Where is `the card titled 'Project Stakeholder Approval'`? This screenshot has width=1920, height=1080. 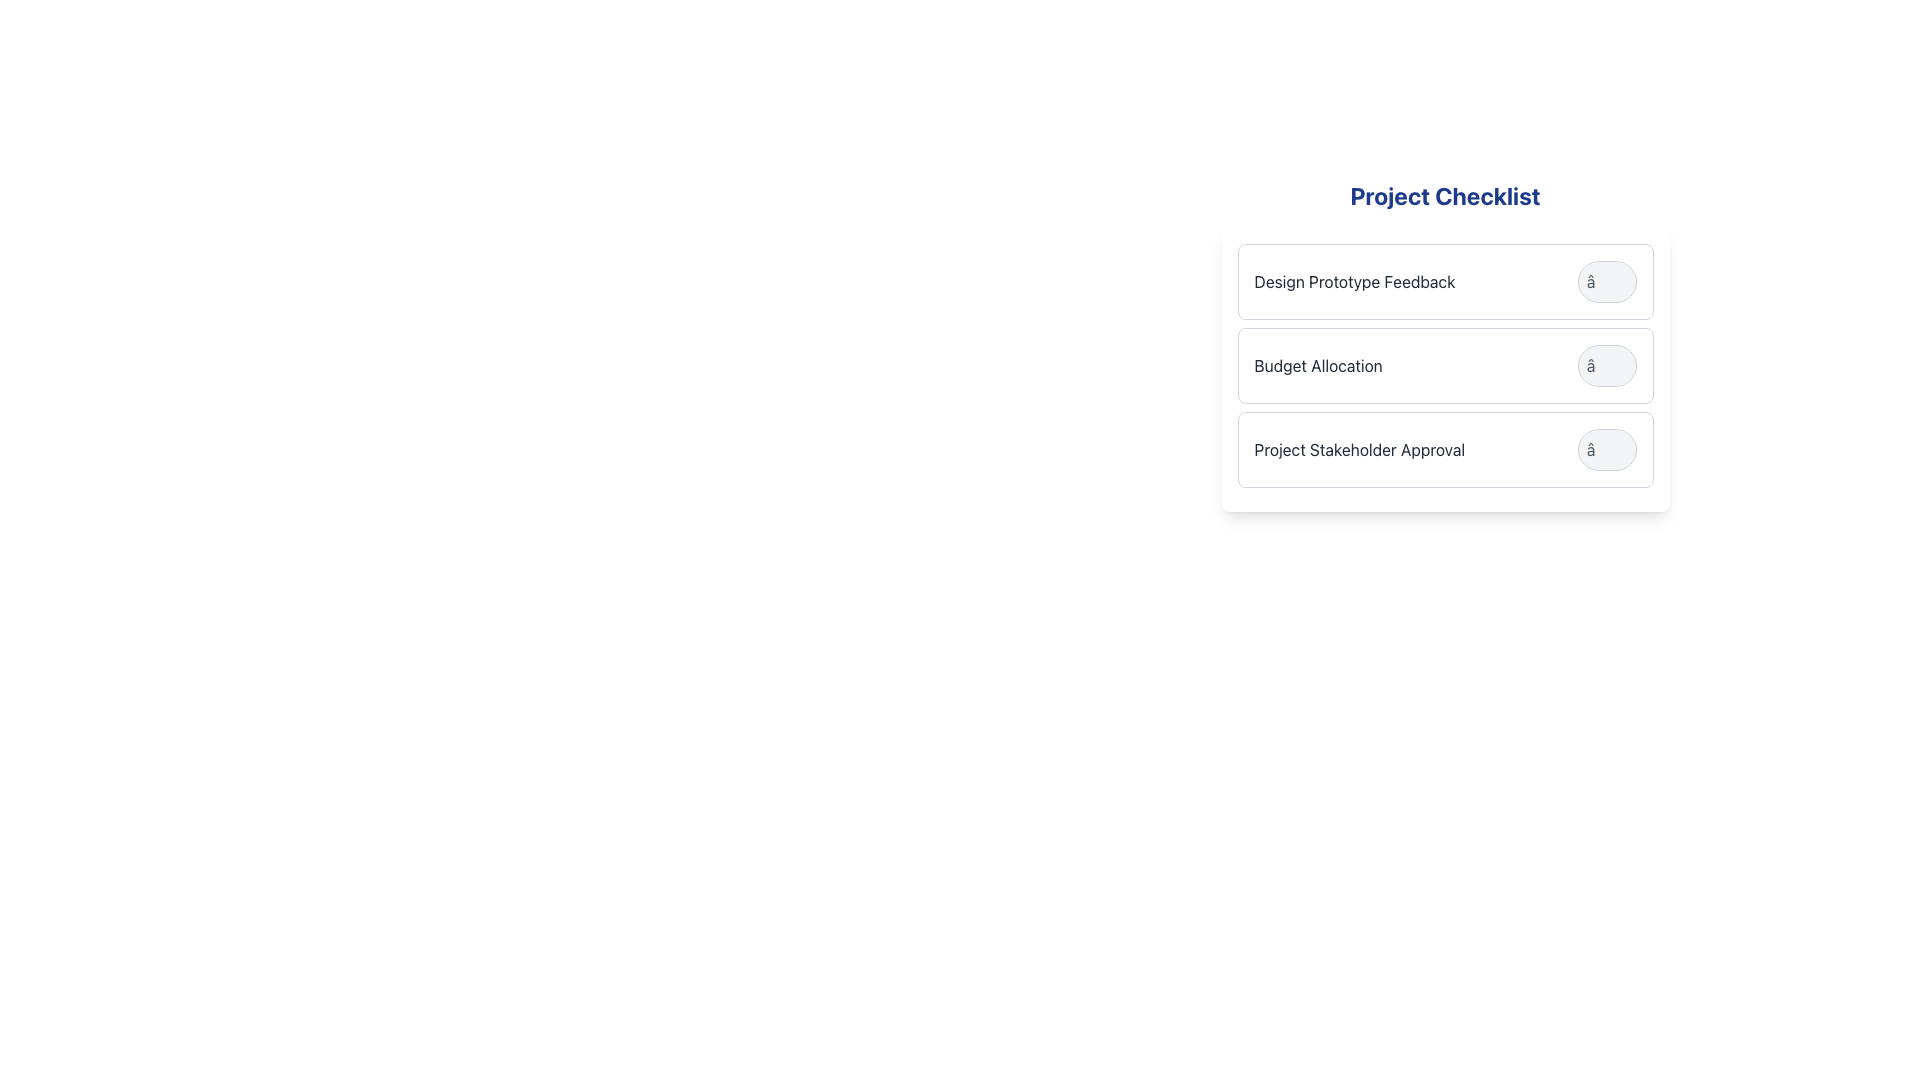
the card titled 'Project Stakeholder Approval' is located at coordinates (1445, 450).